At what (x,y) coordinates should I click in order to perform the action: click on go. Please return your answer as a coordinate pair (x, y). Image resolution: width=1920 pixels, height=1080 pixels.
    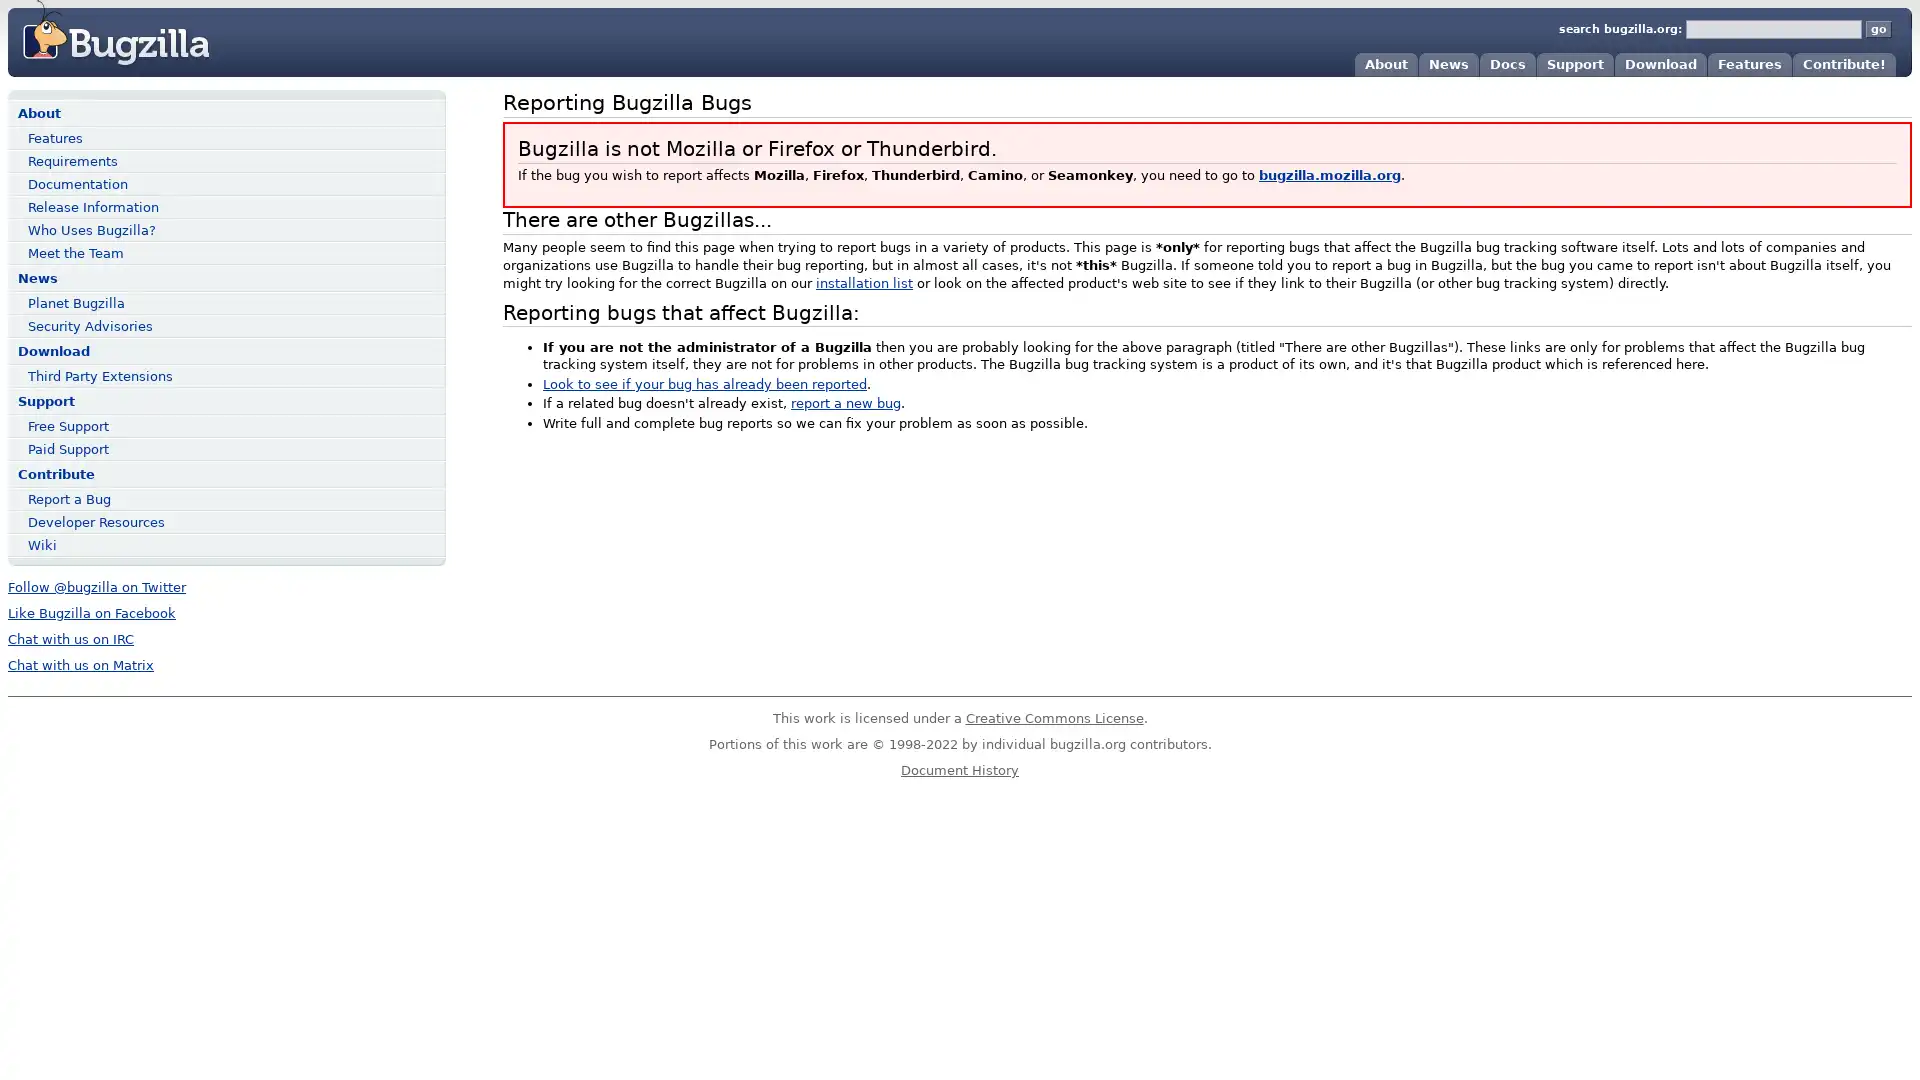
    Looking at the image, I should click on (1877, 29).